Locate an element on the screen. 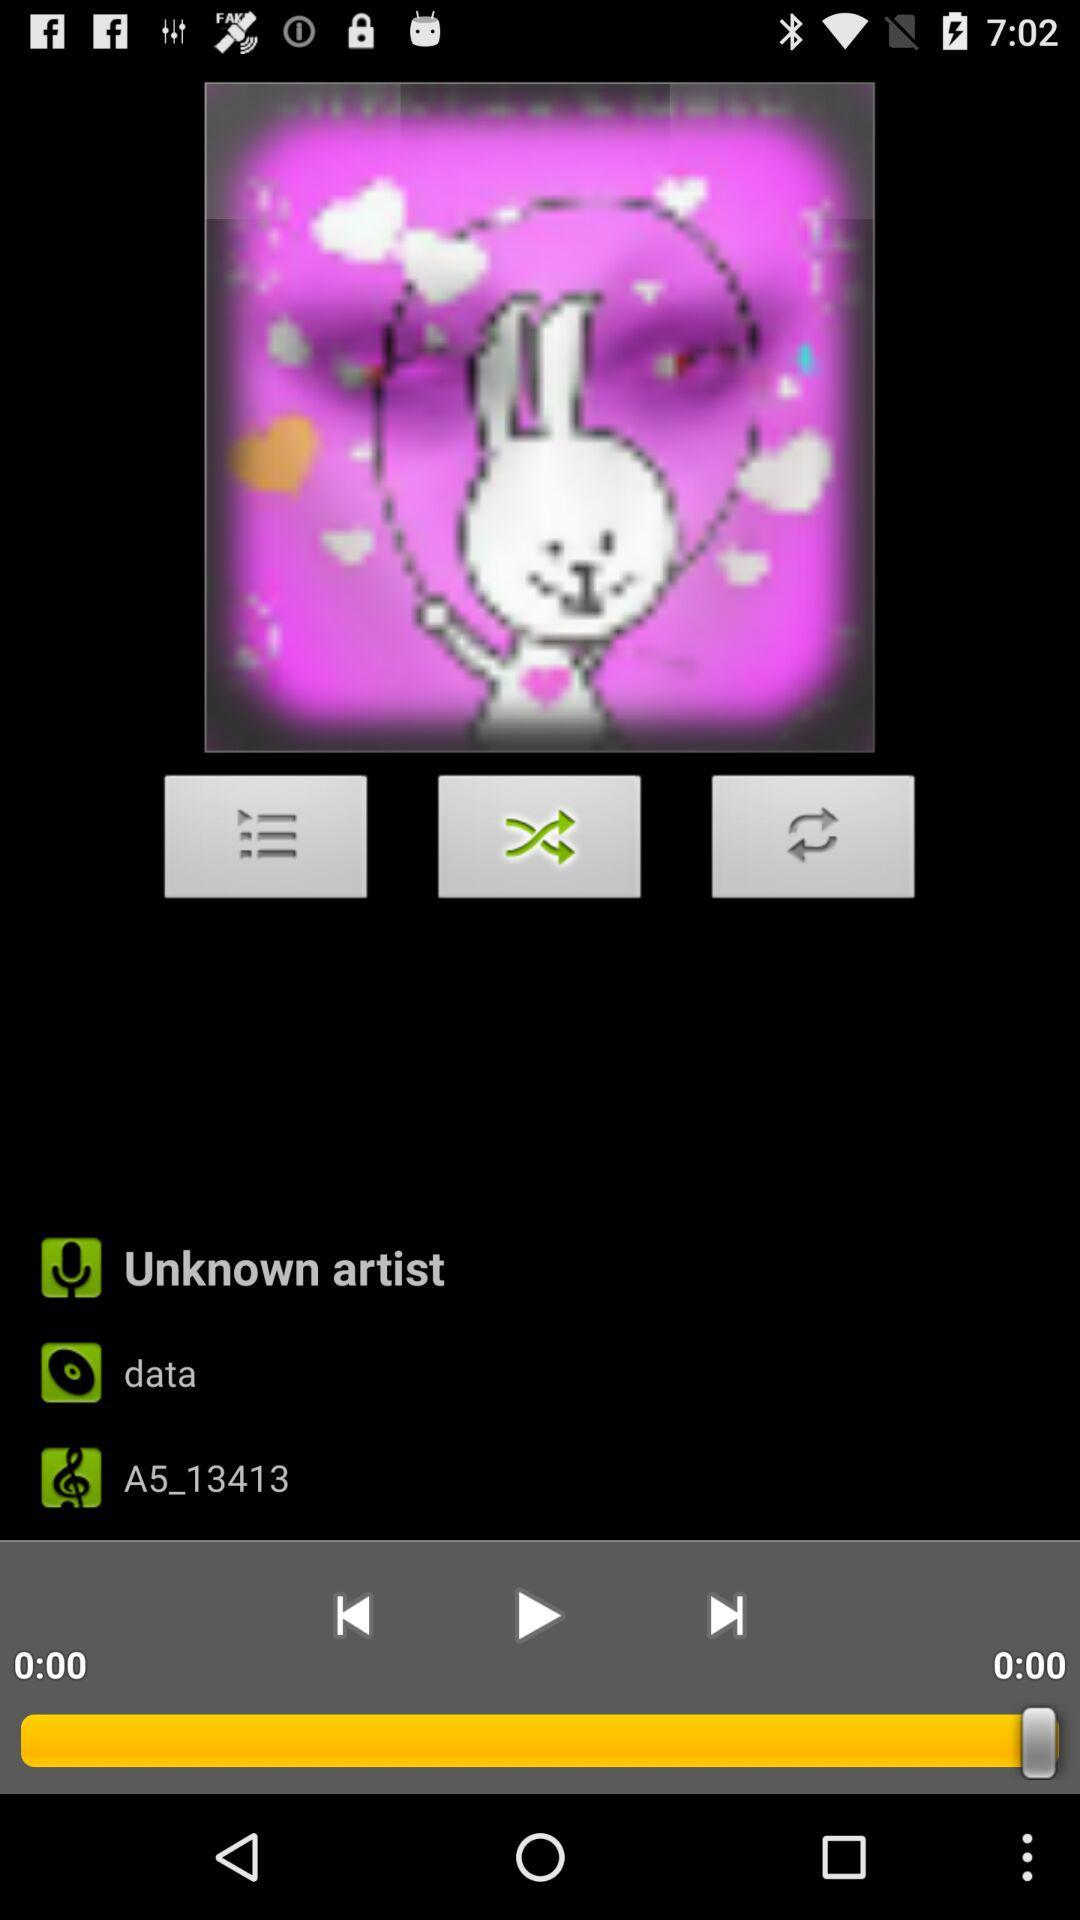 The height and width of the screenshot is (1920, 1080). the skip_next icon is located at coordinates (726, 1727).